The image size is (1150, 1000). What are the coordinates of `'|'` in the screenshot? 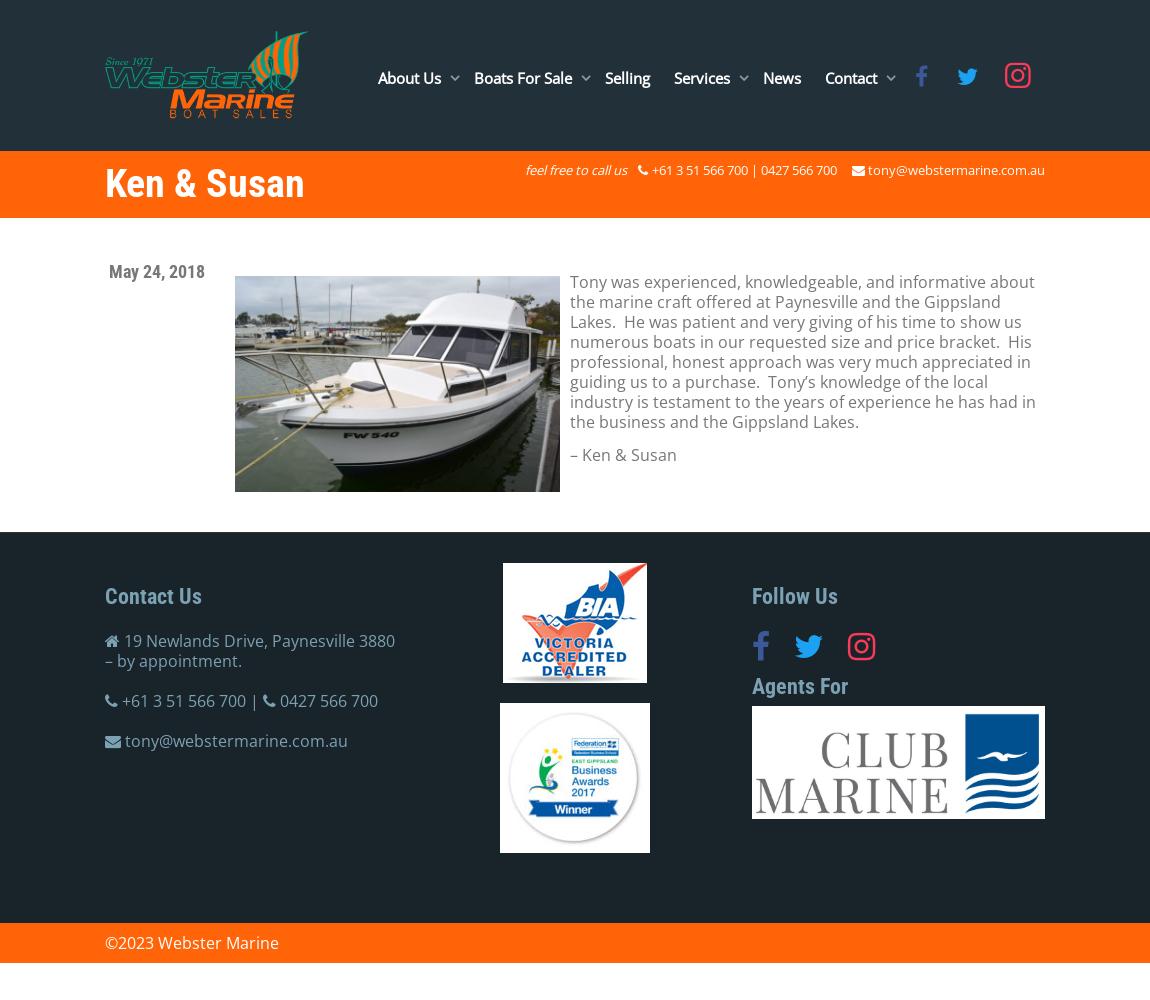 It's located at (253, 700).